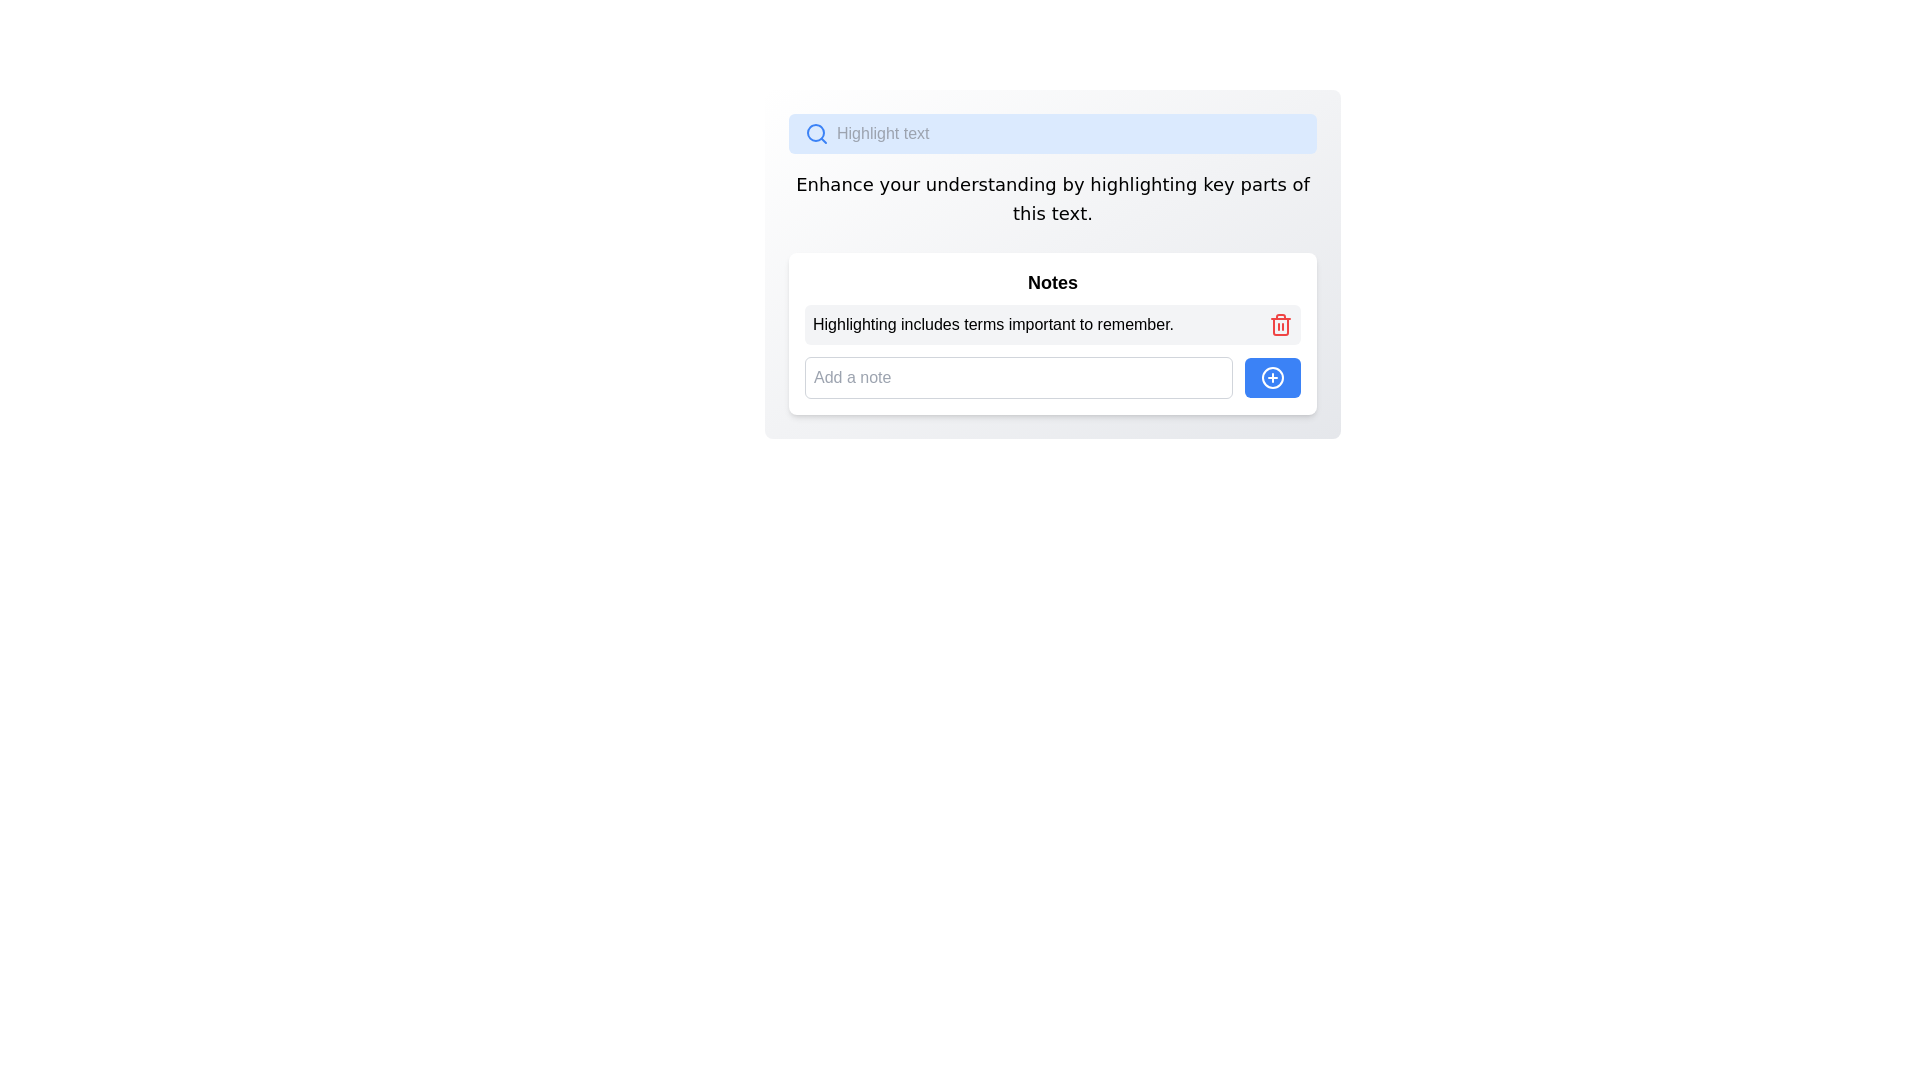  Describe the element at coordinates (816, 132) in the screenshot. I see `the central circular part of the search icon, which represents the magnifying glass handle, located near the top-left corner of the interface` at that location.